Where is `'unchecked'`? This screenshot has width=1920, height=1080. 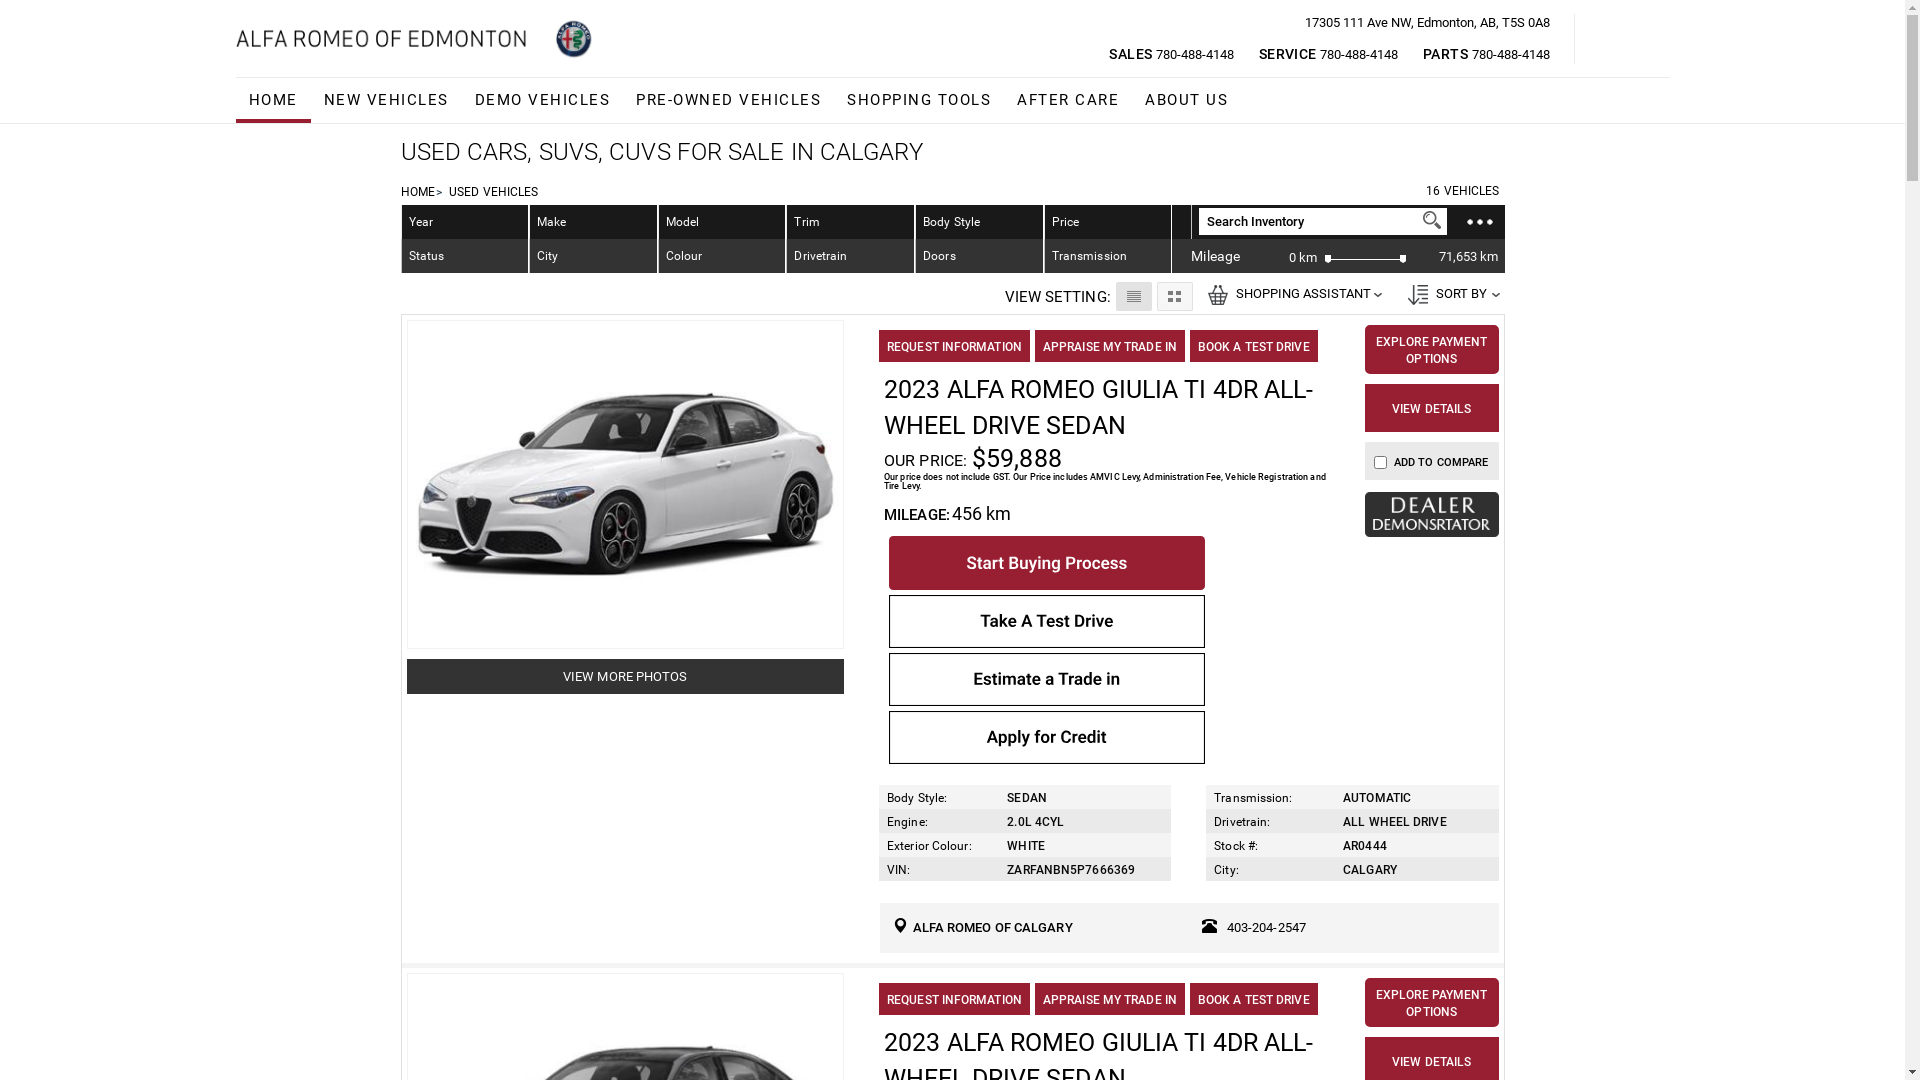
'unchecked' is located at coordinates (1379, 462).